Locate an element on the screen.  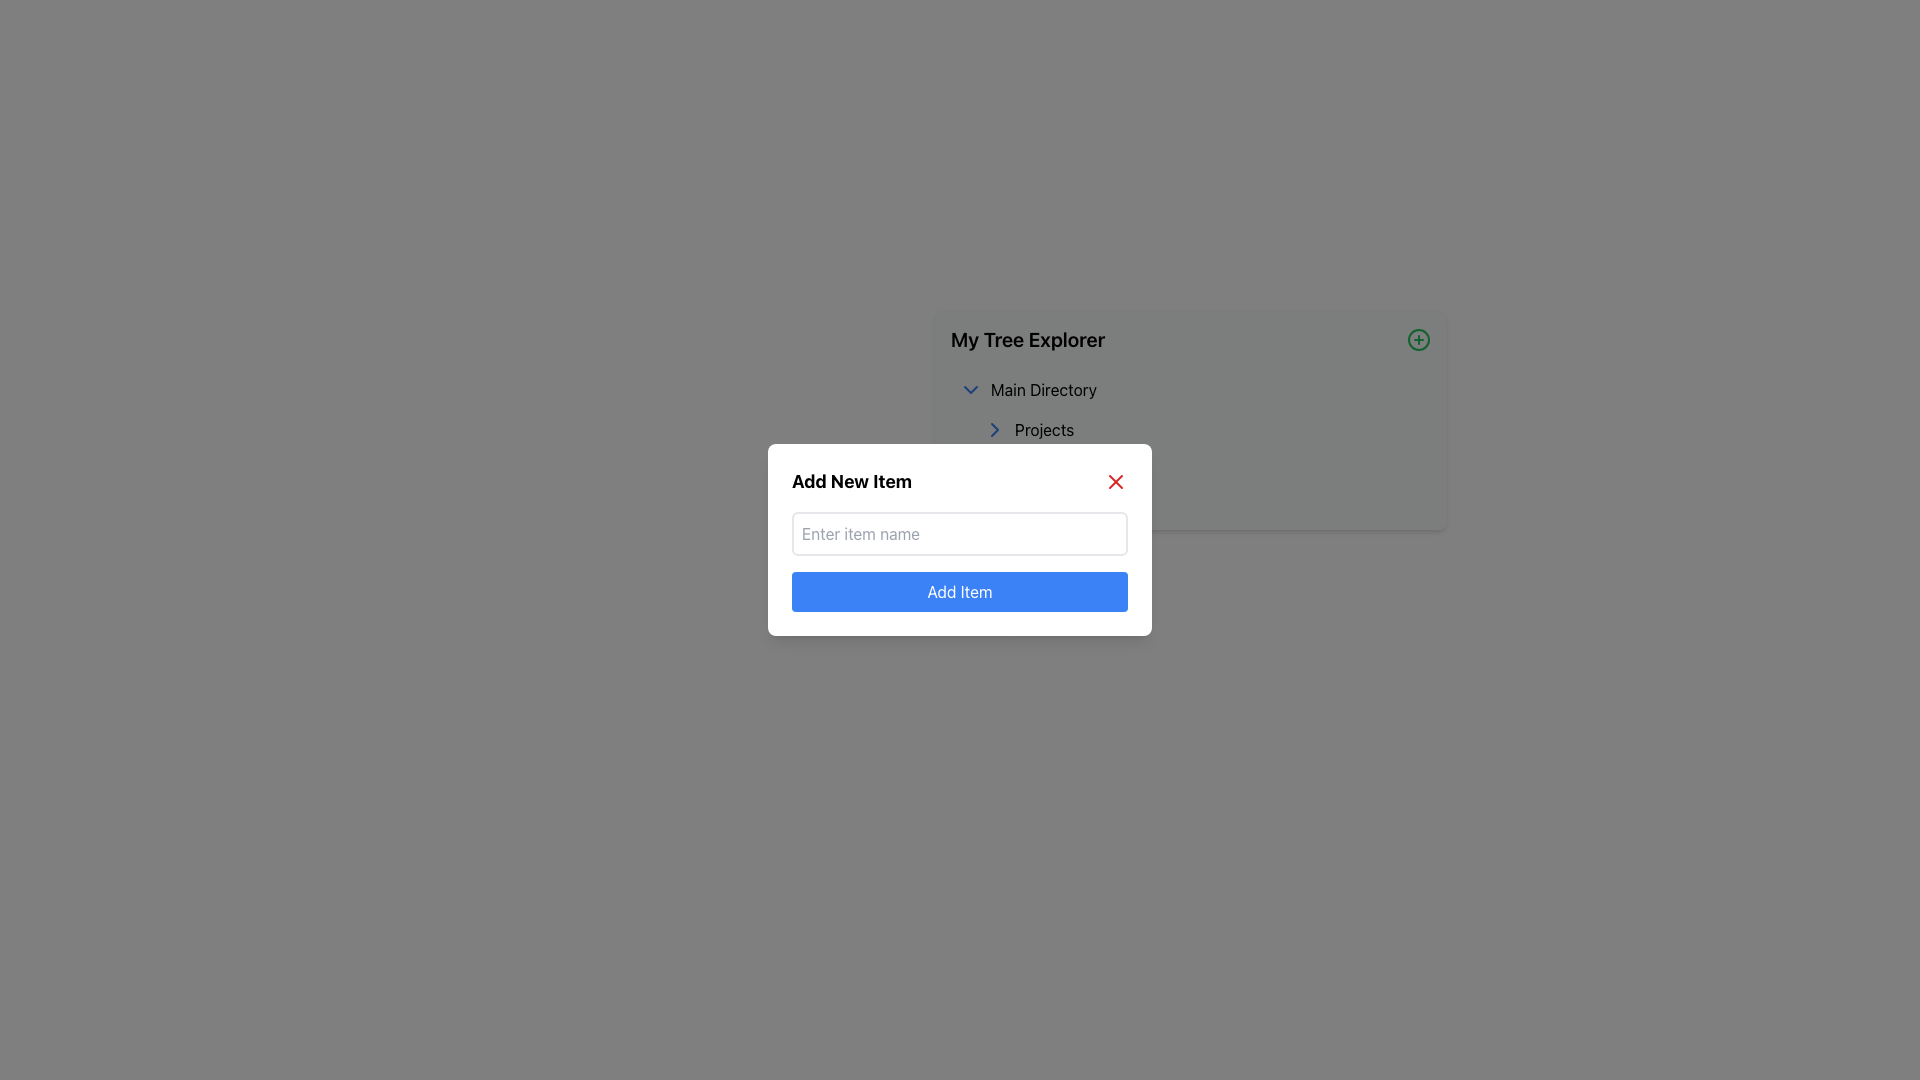
the circular button located at the top-right corner of the 'My Tree Explorer' card is located at coordinates (1418, 338).